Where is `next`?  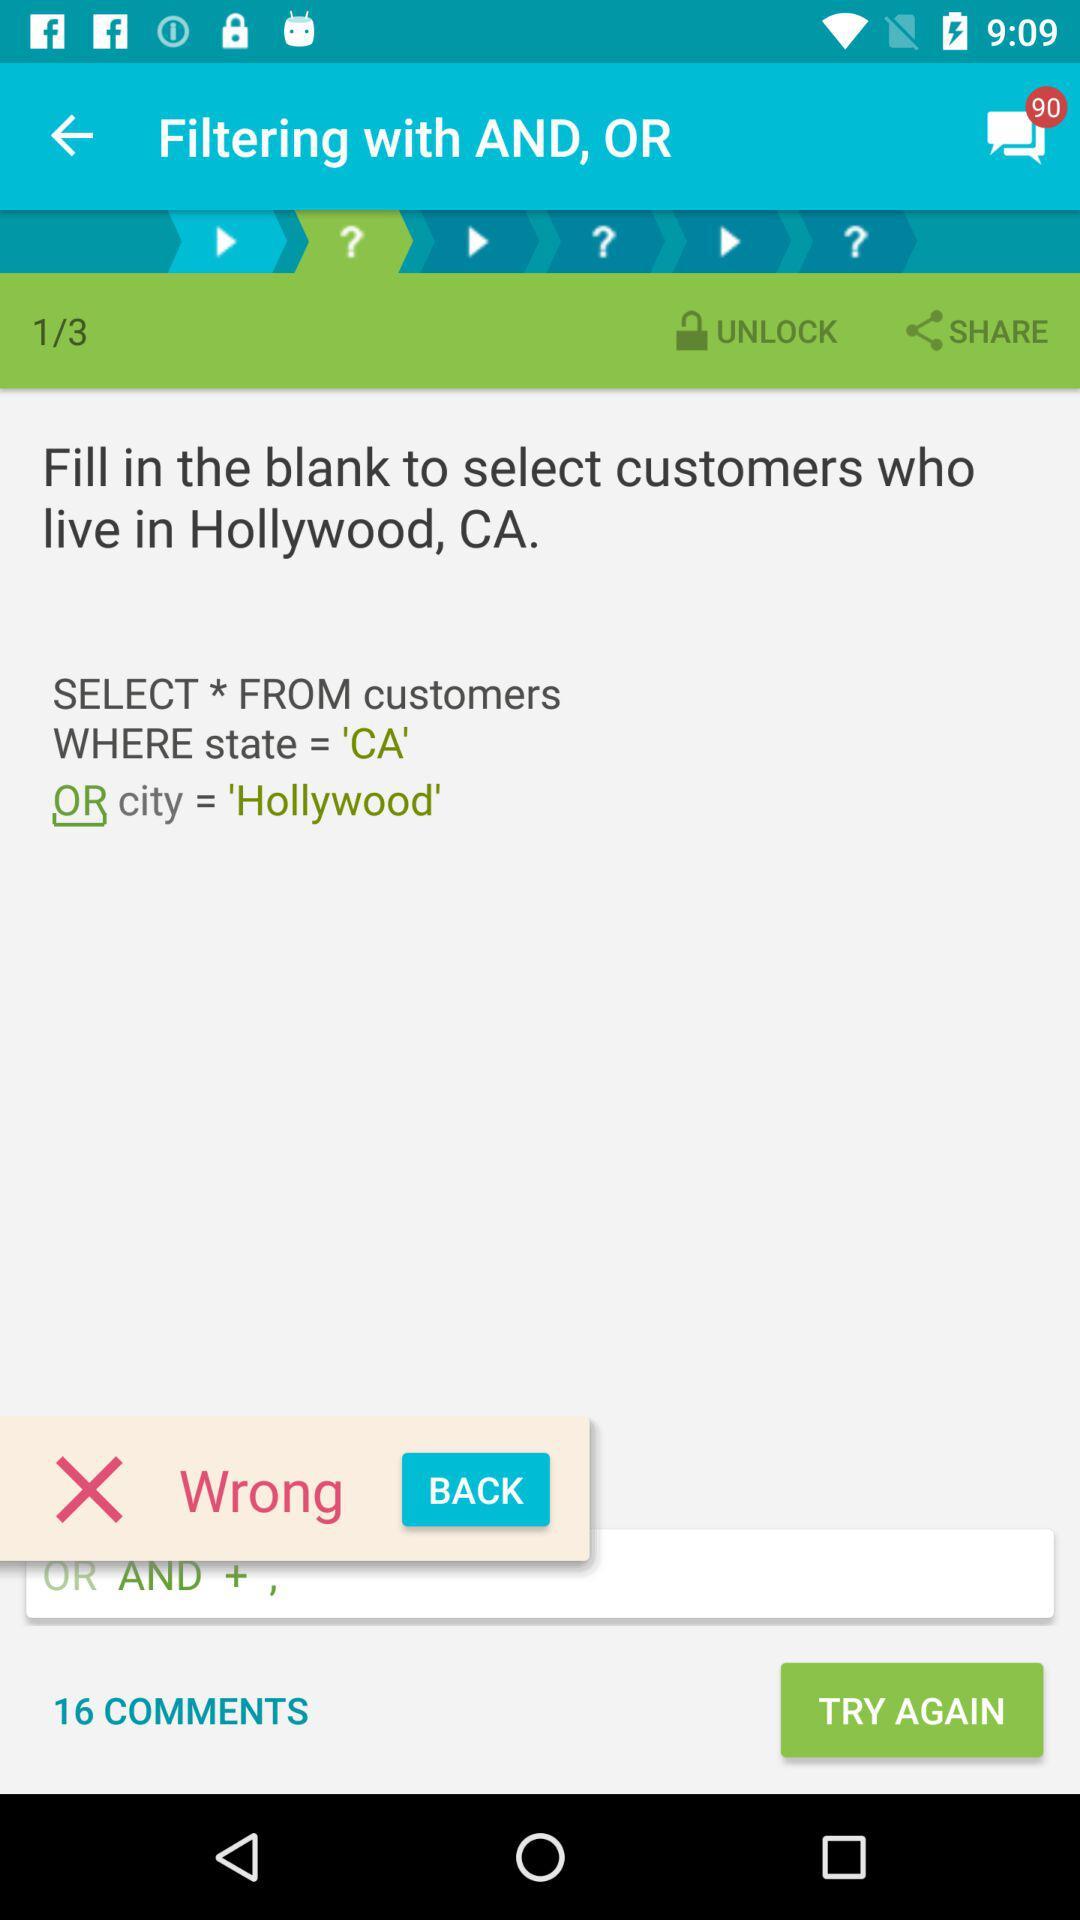 next is located at coordinates (224, 240).